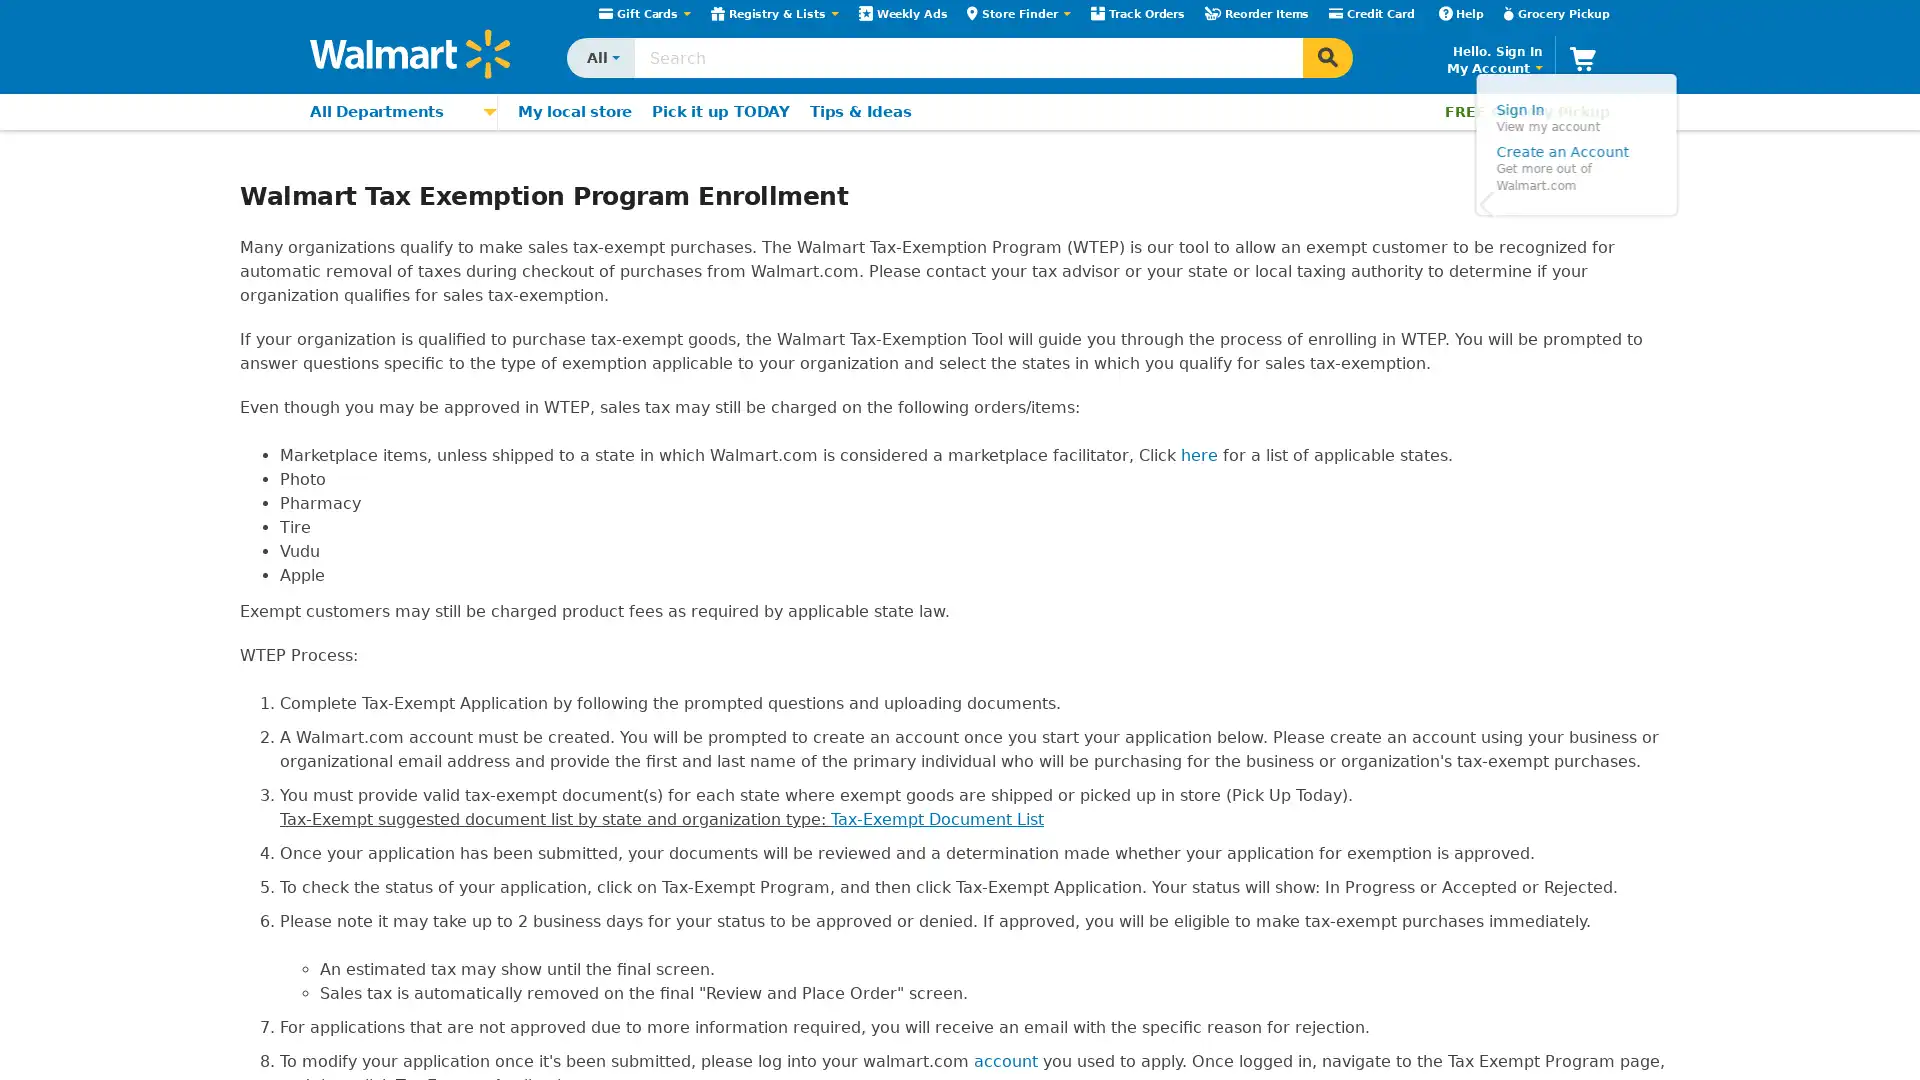  I want to click on Home Improvement, so click(388, 278).